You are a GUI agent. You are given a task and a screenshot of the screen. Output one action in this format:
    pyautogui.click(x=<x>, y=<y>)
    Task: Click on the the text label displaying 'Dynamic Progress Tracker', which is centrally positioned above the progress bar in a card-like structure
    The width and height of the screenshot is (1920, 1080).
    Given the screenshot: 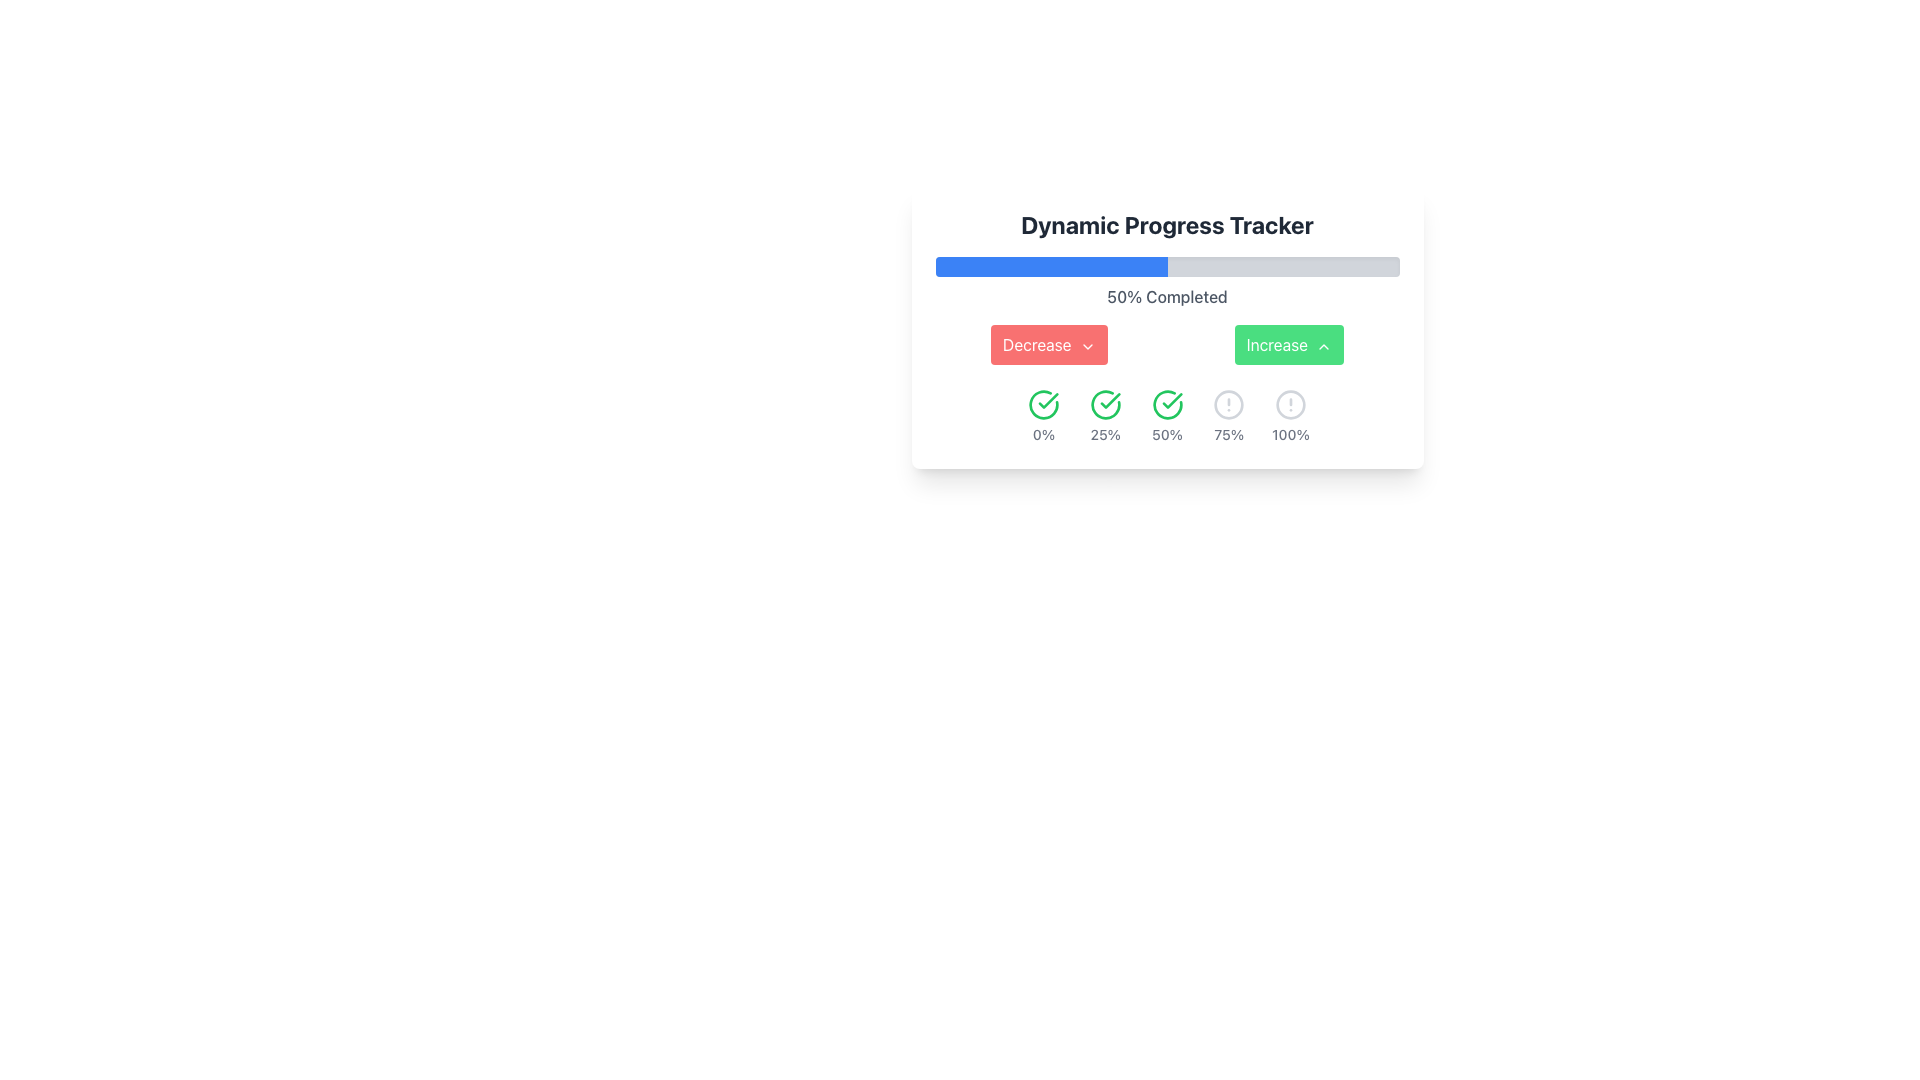 What is the action you would take?
    pyautogui.click(x=1167, y=224)
    